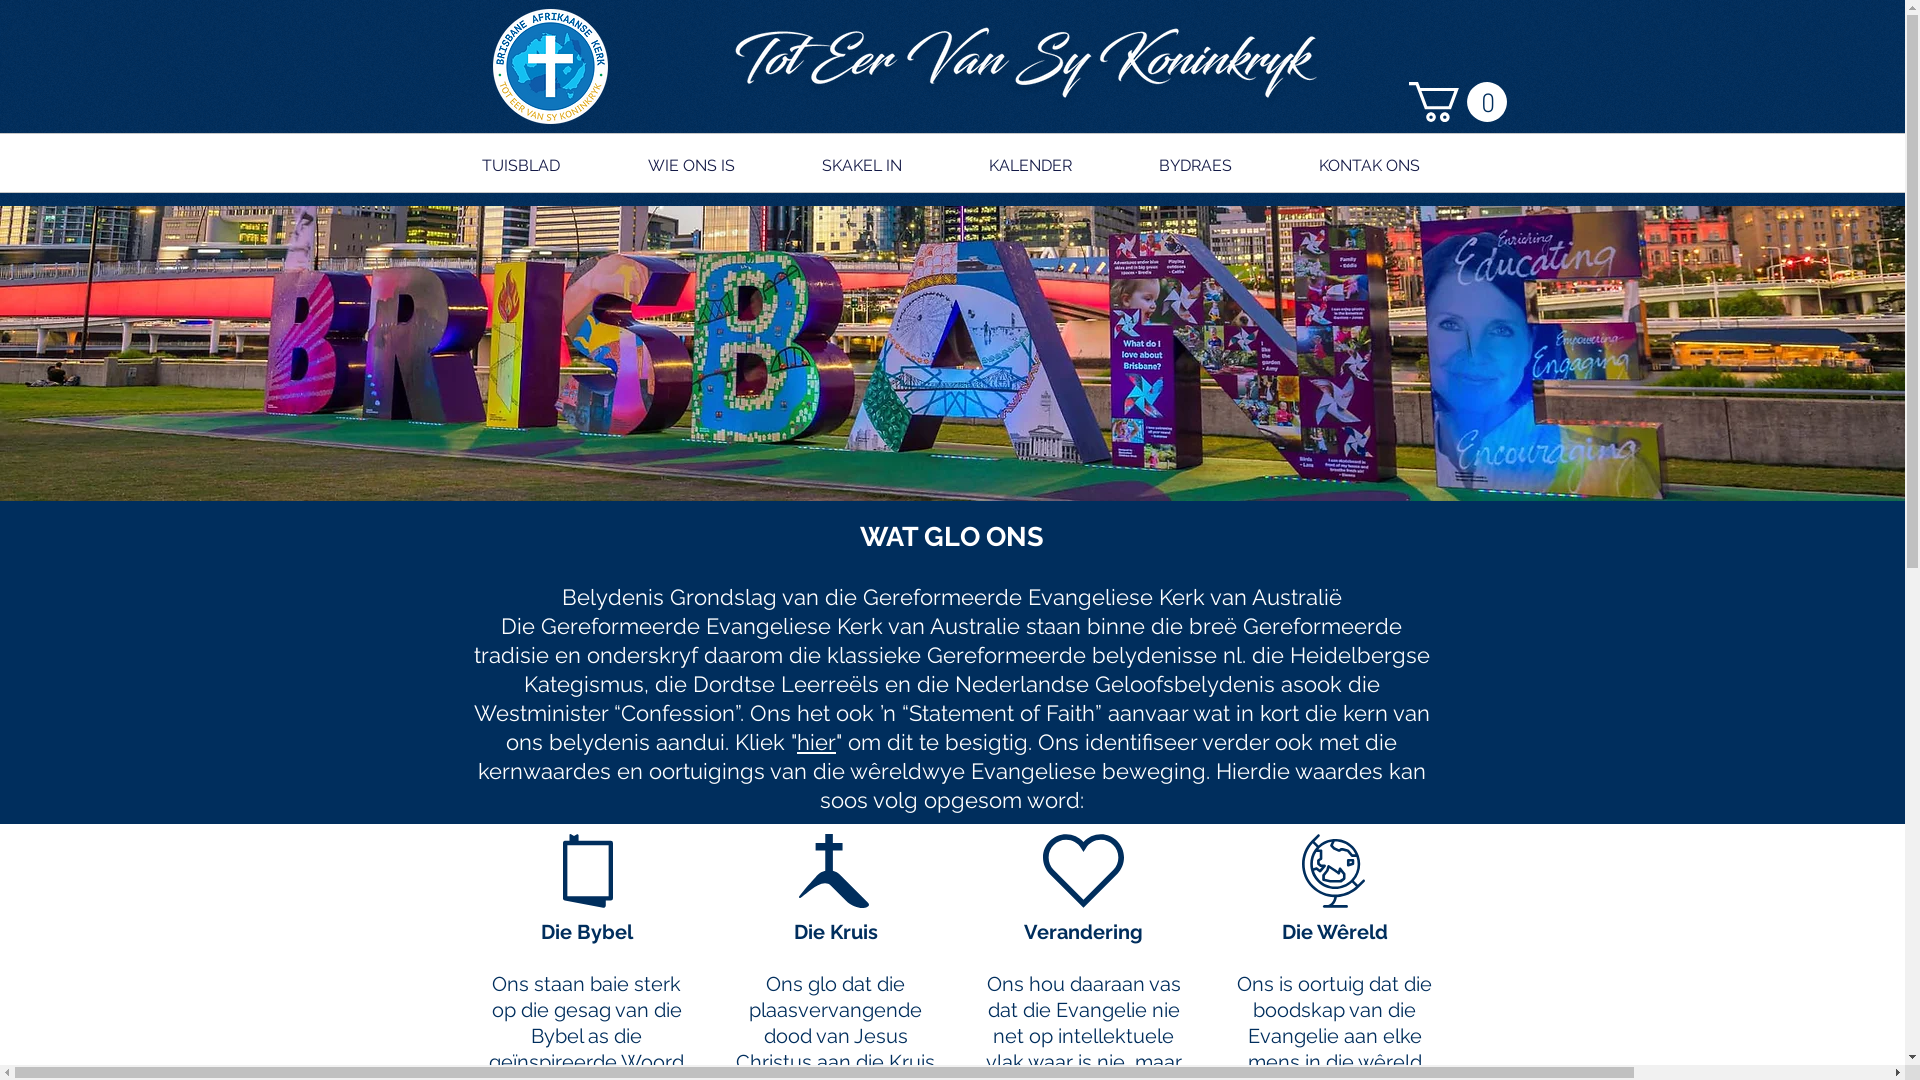  Describe the element at coordinates (1195, 155) in the screenshot. I see `'BYDRAES'` at that location.